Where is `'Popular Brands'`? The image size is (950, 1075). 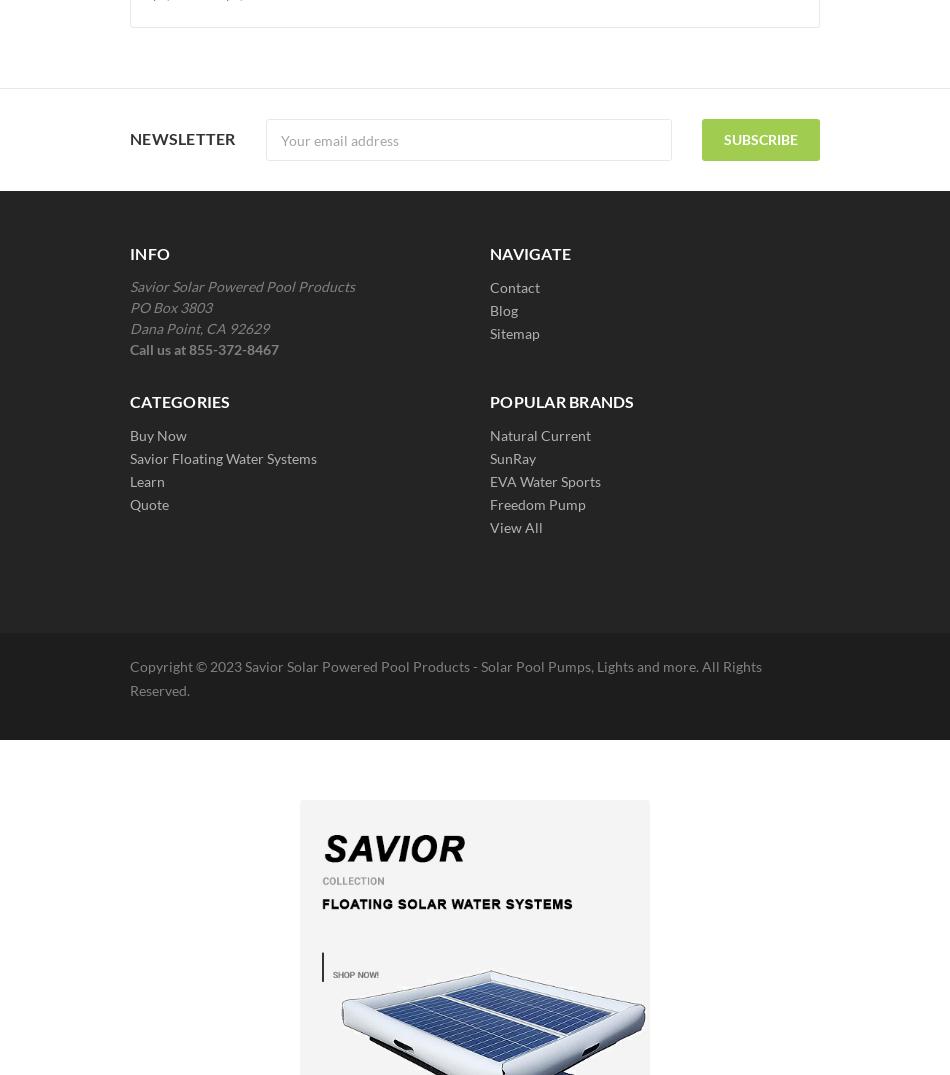 'Popular Brands' is located at coordinates (562, 400).